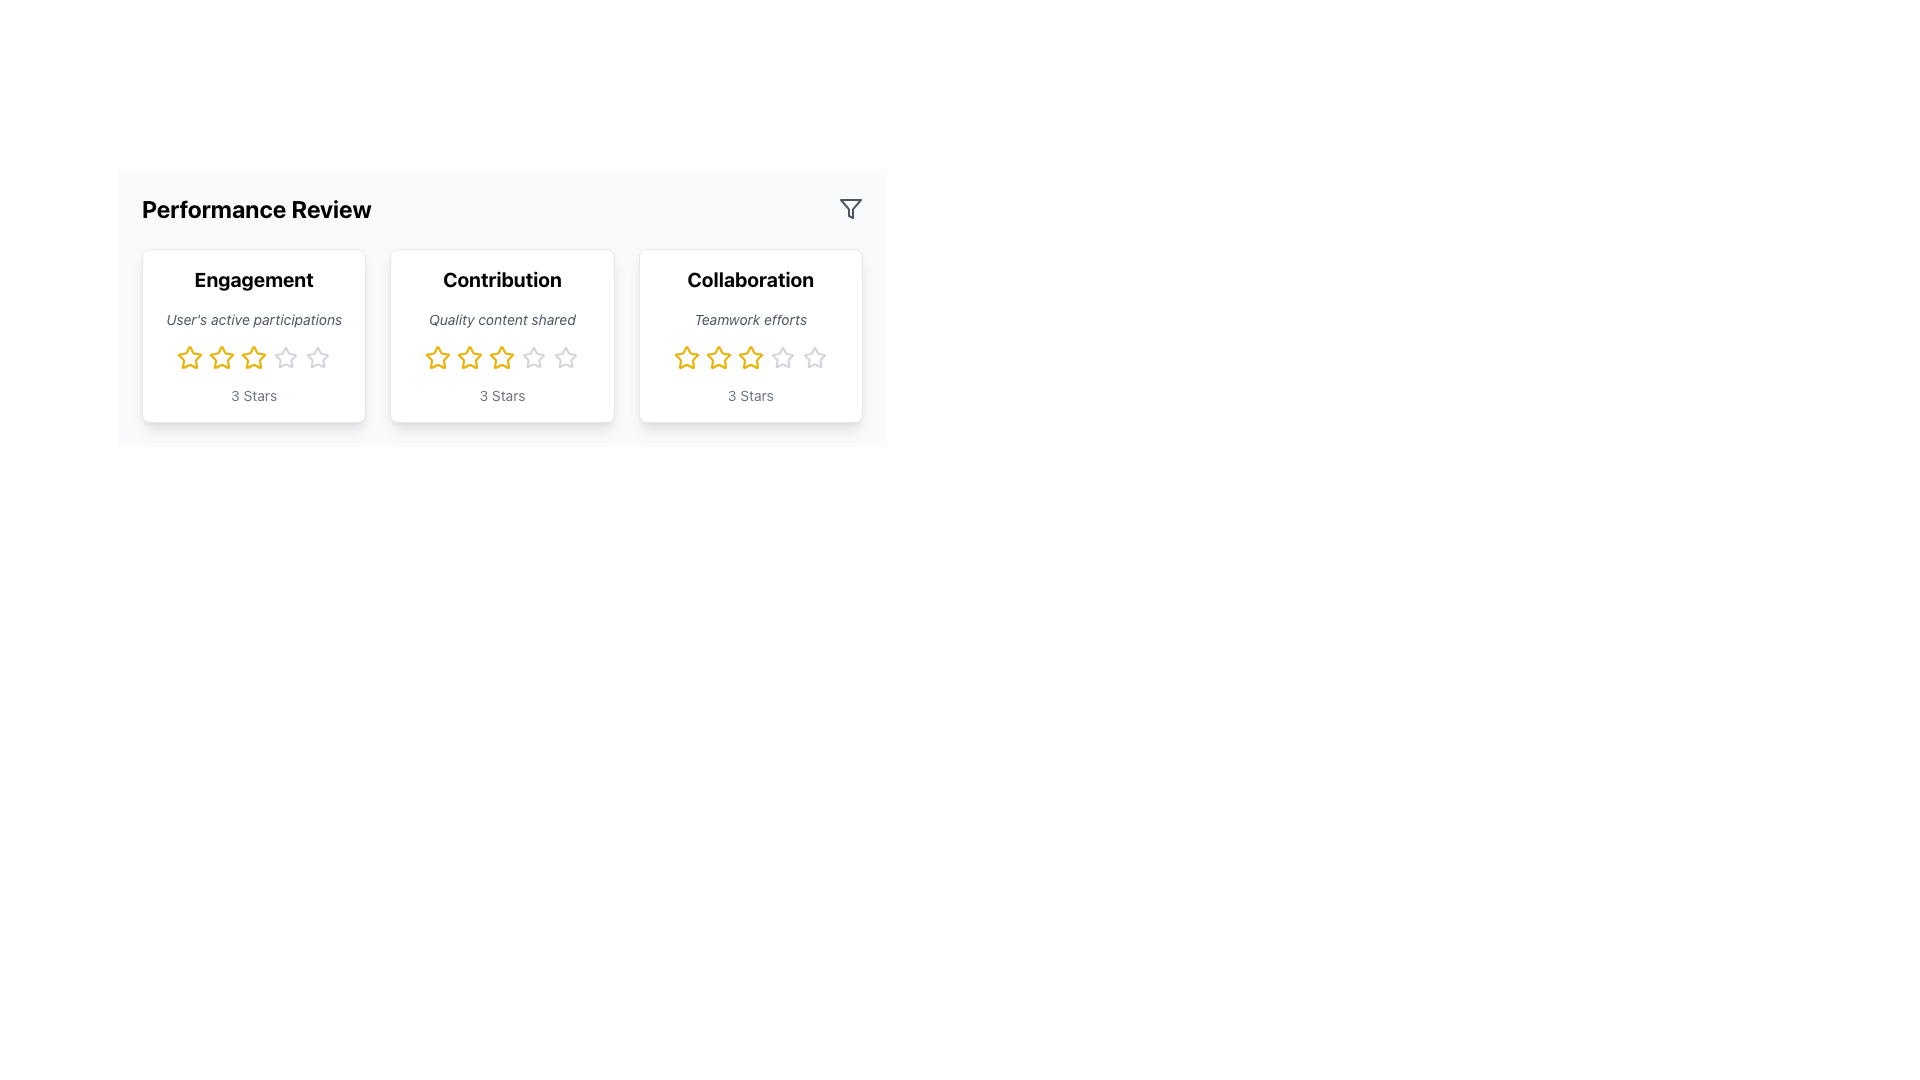 The image size is (1920, 1080). Describe the element at coordinates (749, 319) in the screenshot. I see `the text label 'Teamwork efforts' located within the 'Collaboration' card, which is styled in italicized small font and positioned between the bold title and star rating` at that location.